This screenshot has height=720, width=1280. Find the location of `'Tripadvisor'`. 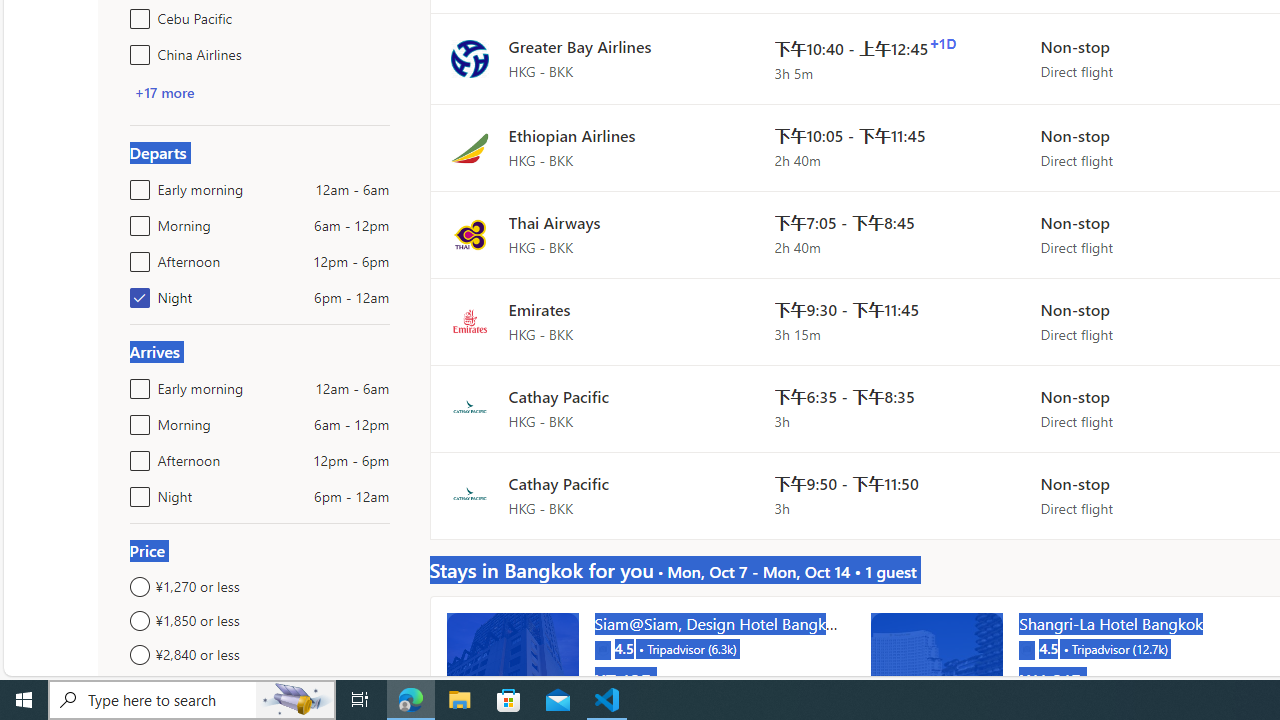

'Tripadvisor' is located at coordinates (1027, 648).